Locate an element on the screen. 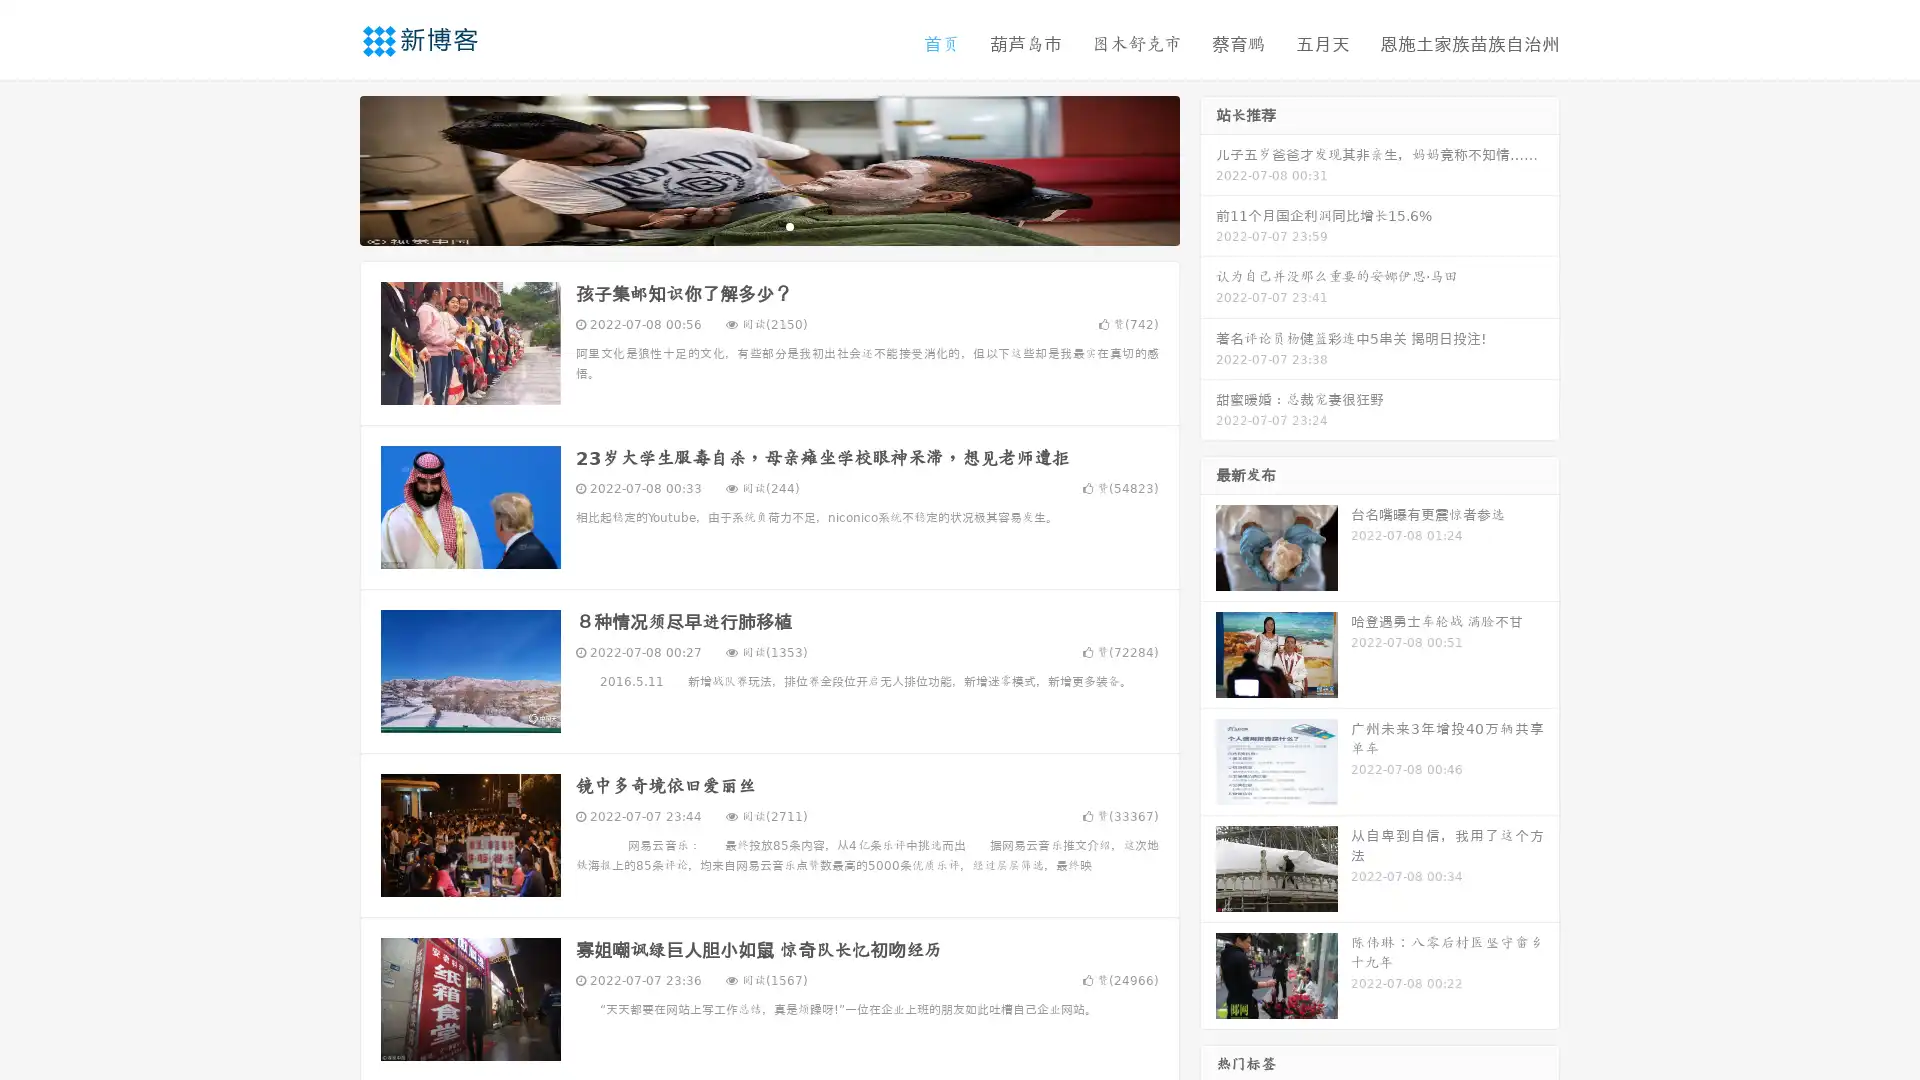 This screenshot has width=1920, height=1080. Previous slide is located at coordinates (330, 168).